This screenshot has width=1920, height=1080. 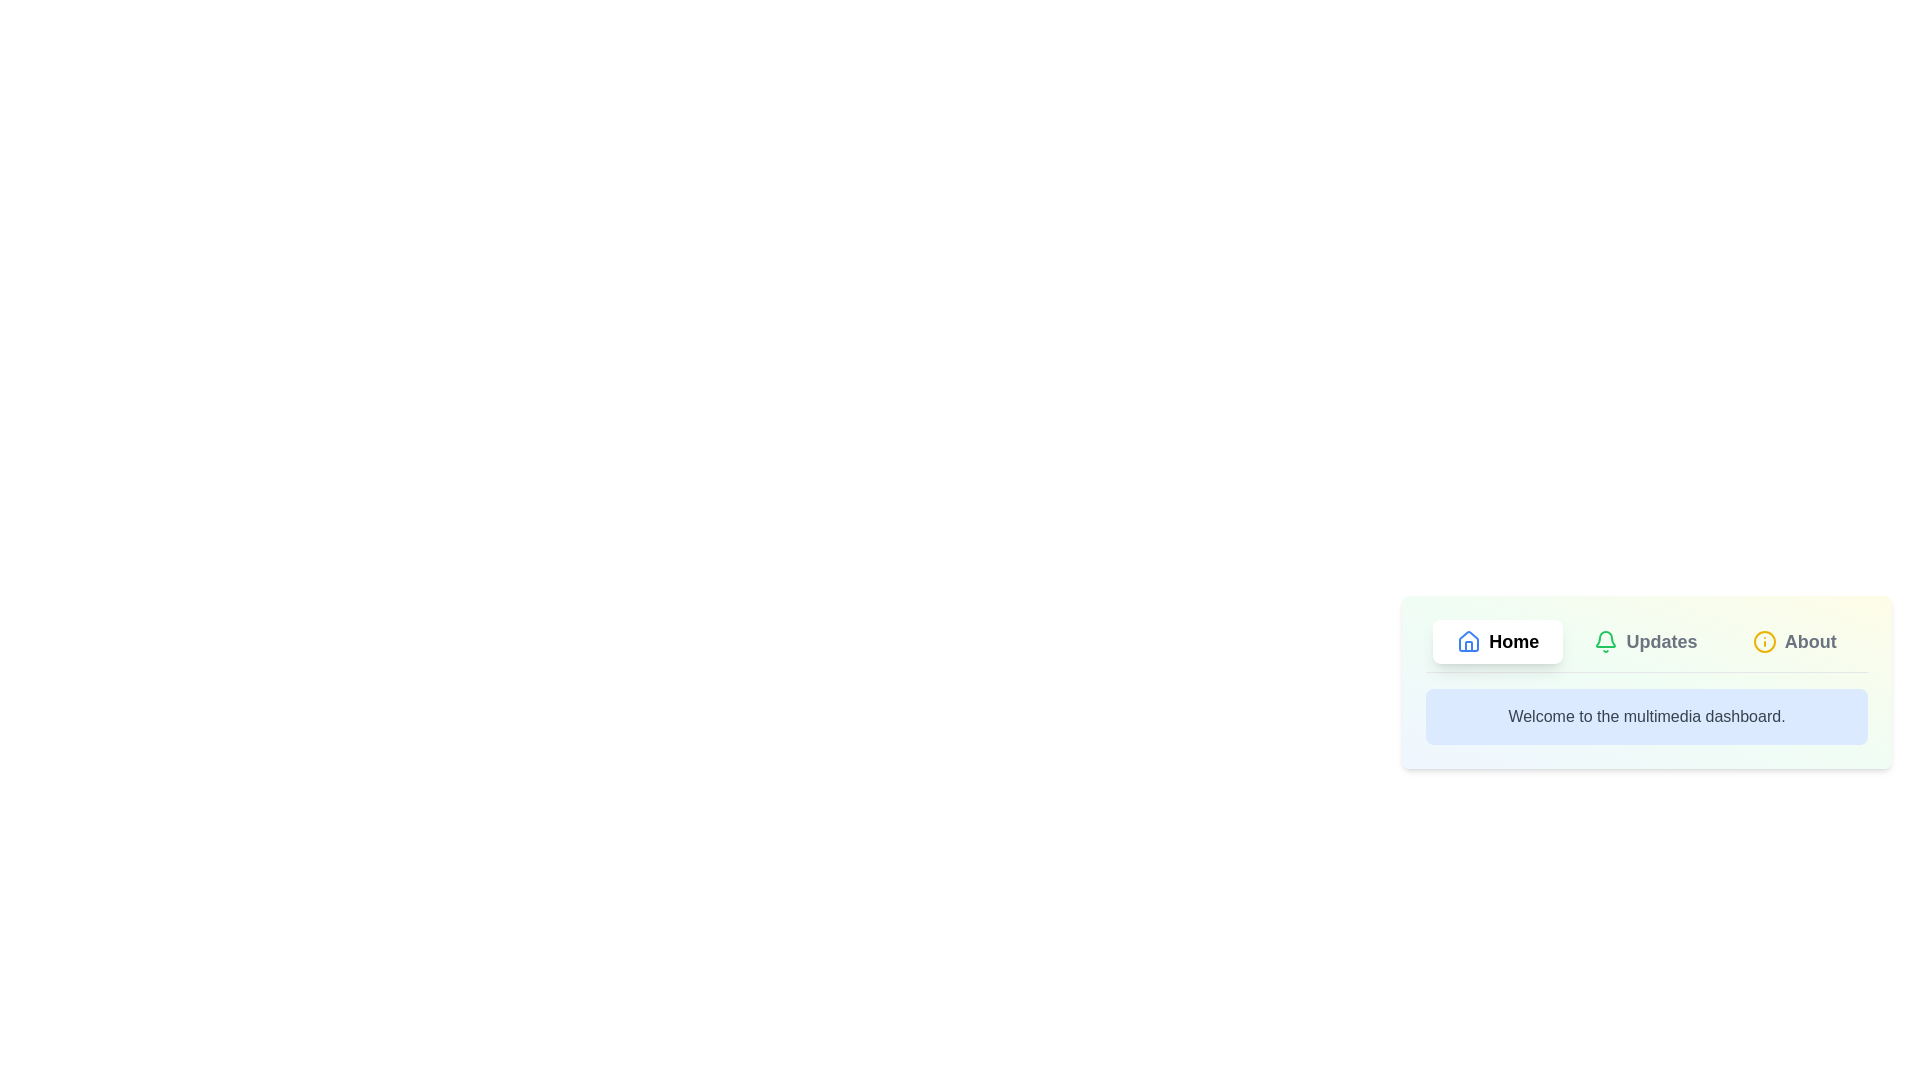 What do you see at coordinates (1794, 641) in the screenshot?
I see `the About tab by clicking on it` at bounding box center [1794, 641].